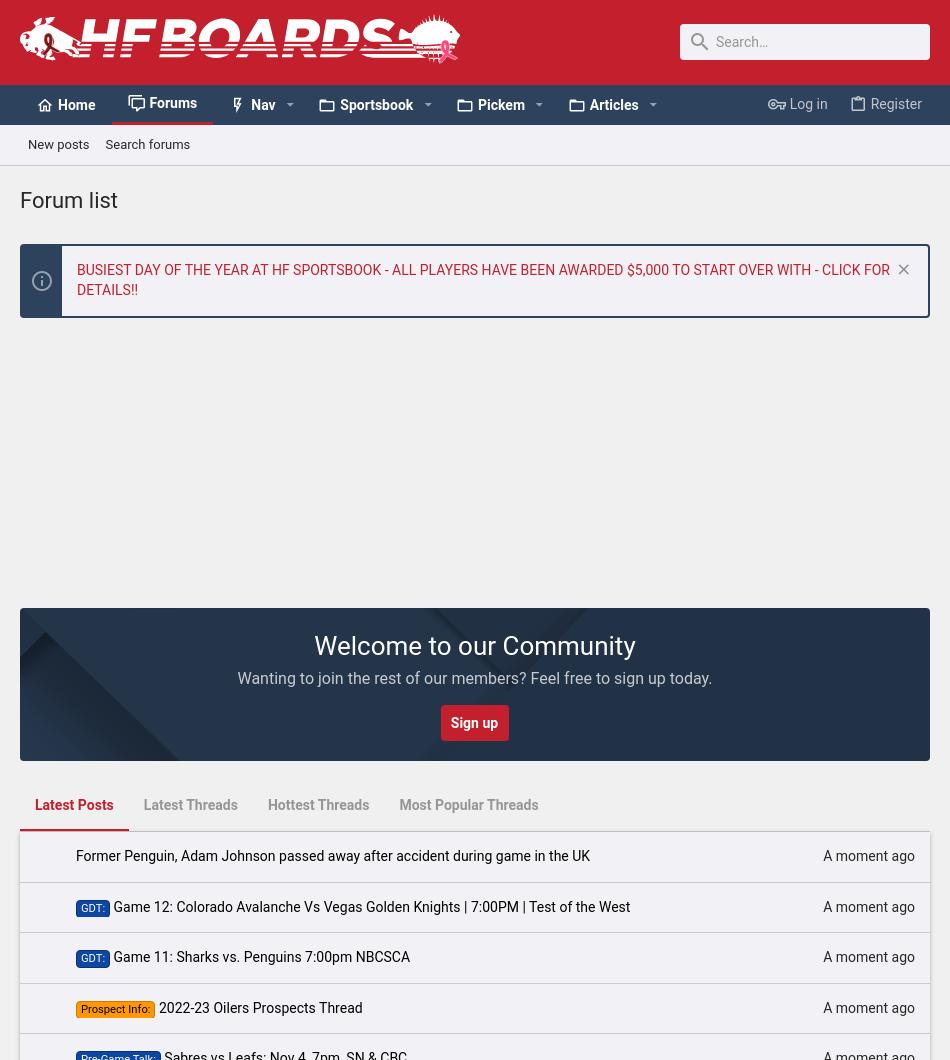 The height and width of the screenshot is (1060, 950). What do you see at coordinates (473, 676) in the screenshot?
I see `'Wanting to join the rest of our members? Feel free to sign up today.'` at bounding box center [473, 676].